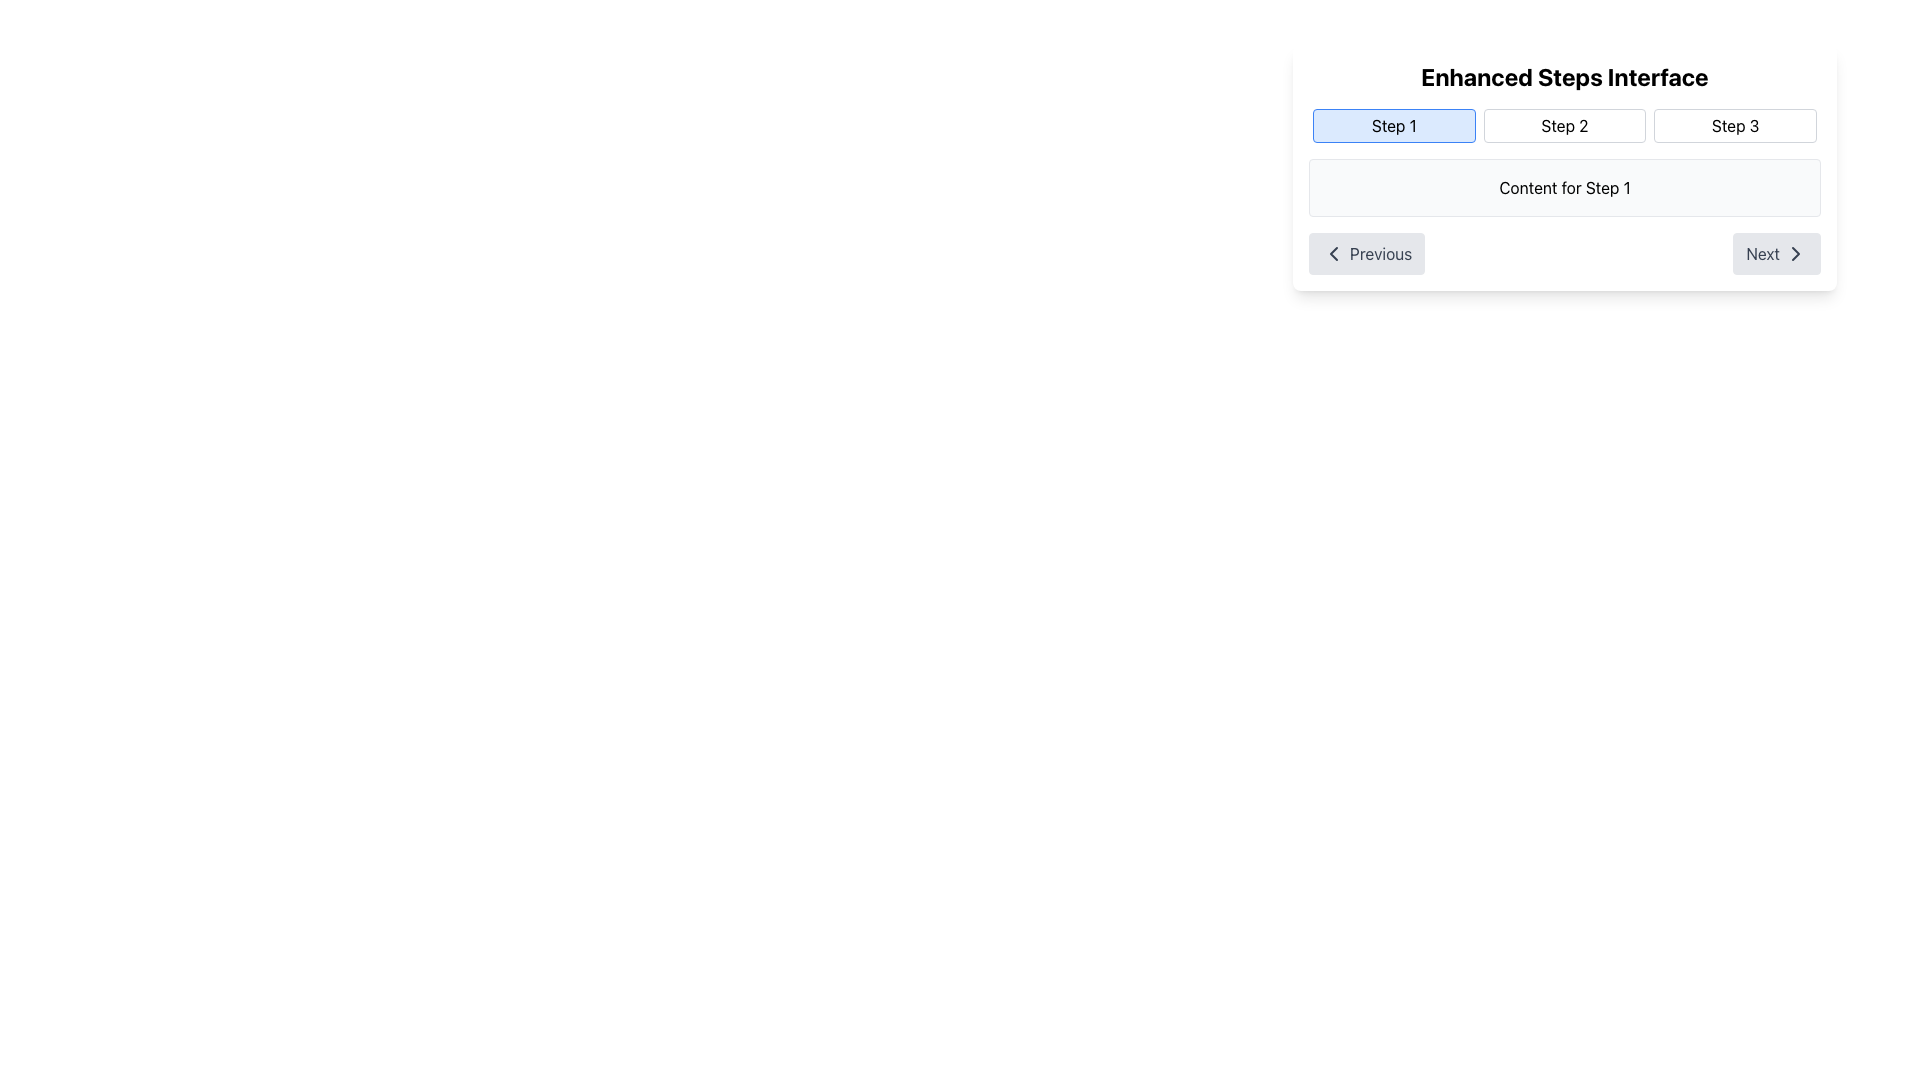 This screenshot has height=1080, width=1920. What do you see at coordinates (1563, 126) in the screenshot?
I see `the 'Step 2' button, which is the second button in a horizontal step navigation interface` at bounding box center [1563, 126].